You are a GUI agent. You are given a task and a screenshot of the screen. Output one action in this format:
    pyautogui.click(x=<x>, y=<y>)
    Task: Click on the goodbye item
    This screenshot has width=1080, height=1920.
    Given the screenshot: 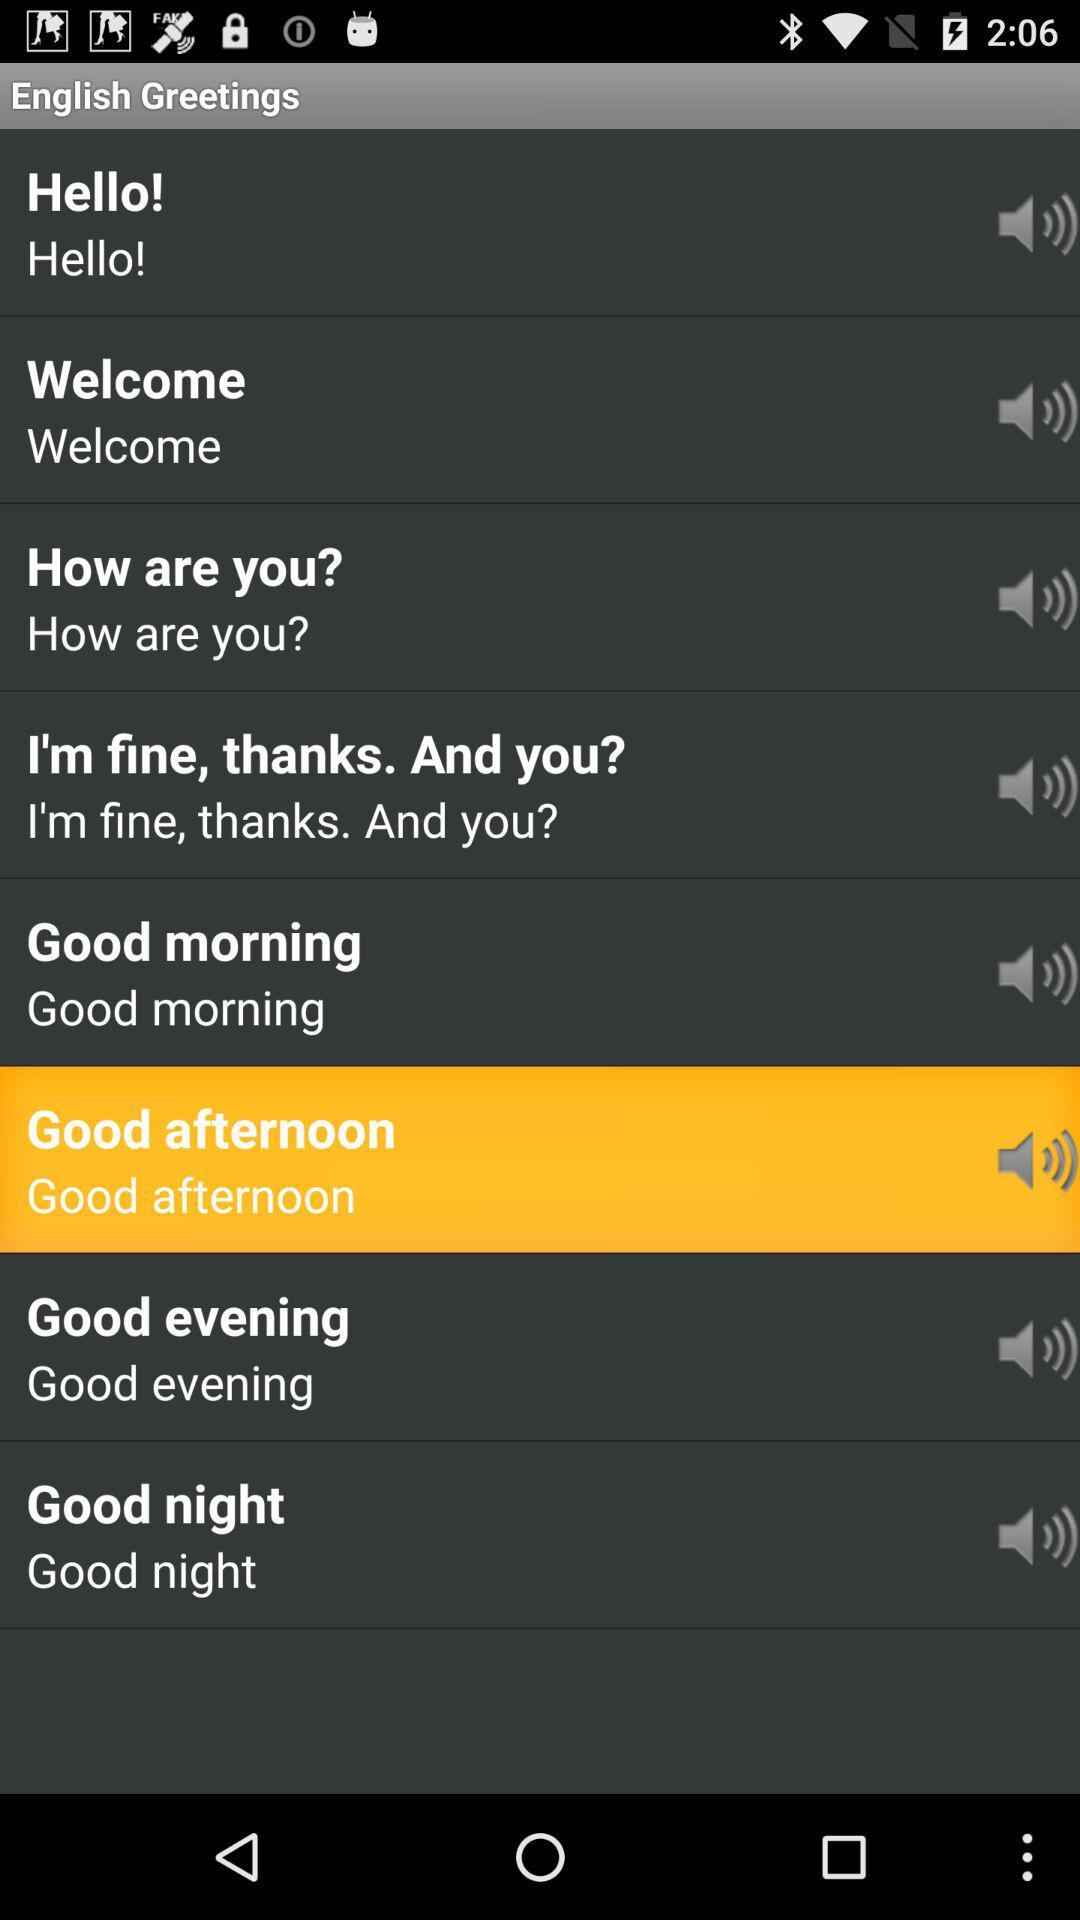 What is the action you would take?
    pyautogui.click(x=130, y=1659)
    